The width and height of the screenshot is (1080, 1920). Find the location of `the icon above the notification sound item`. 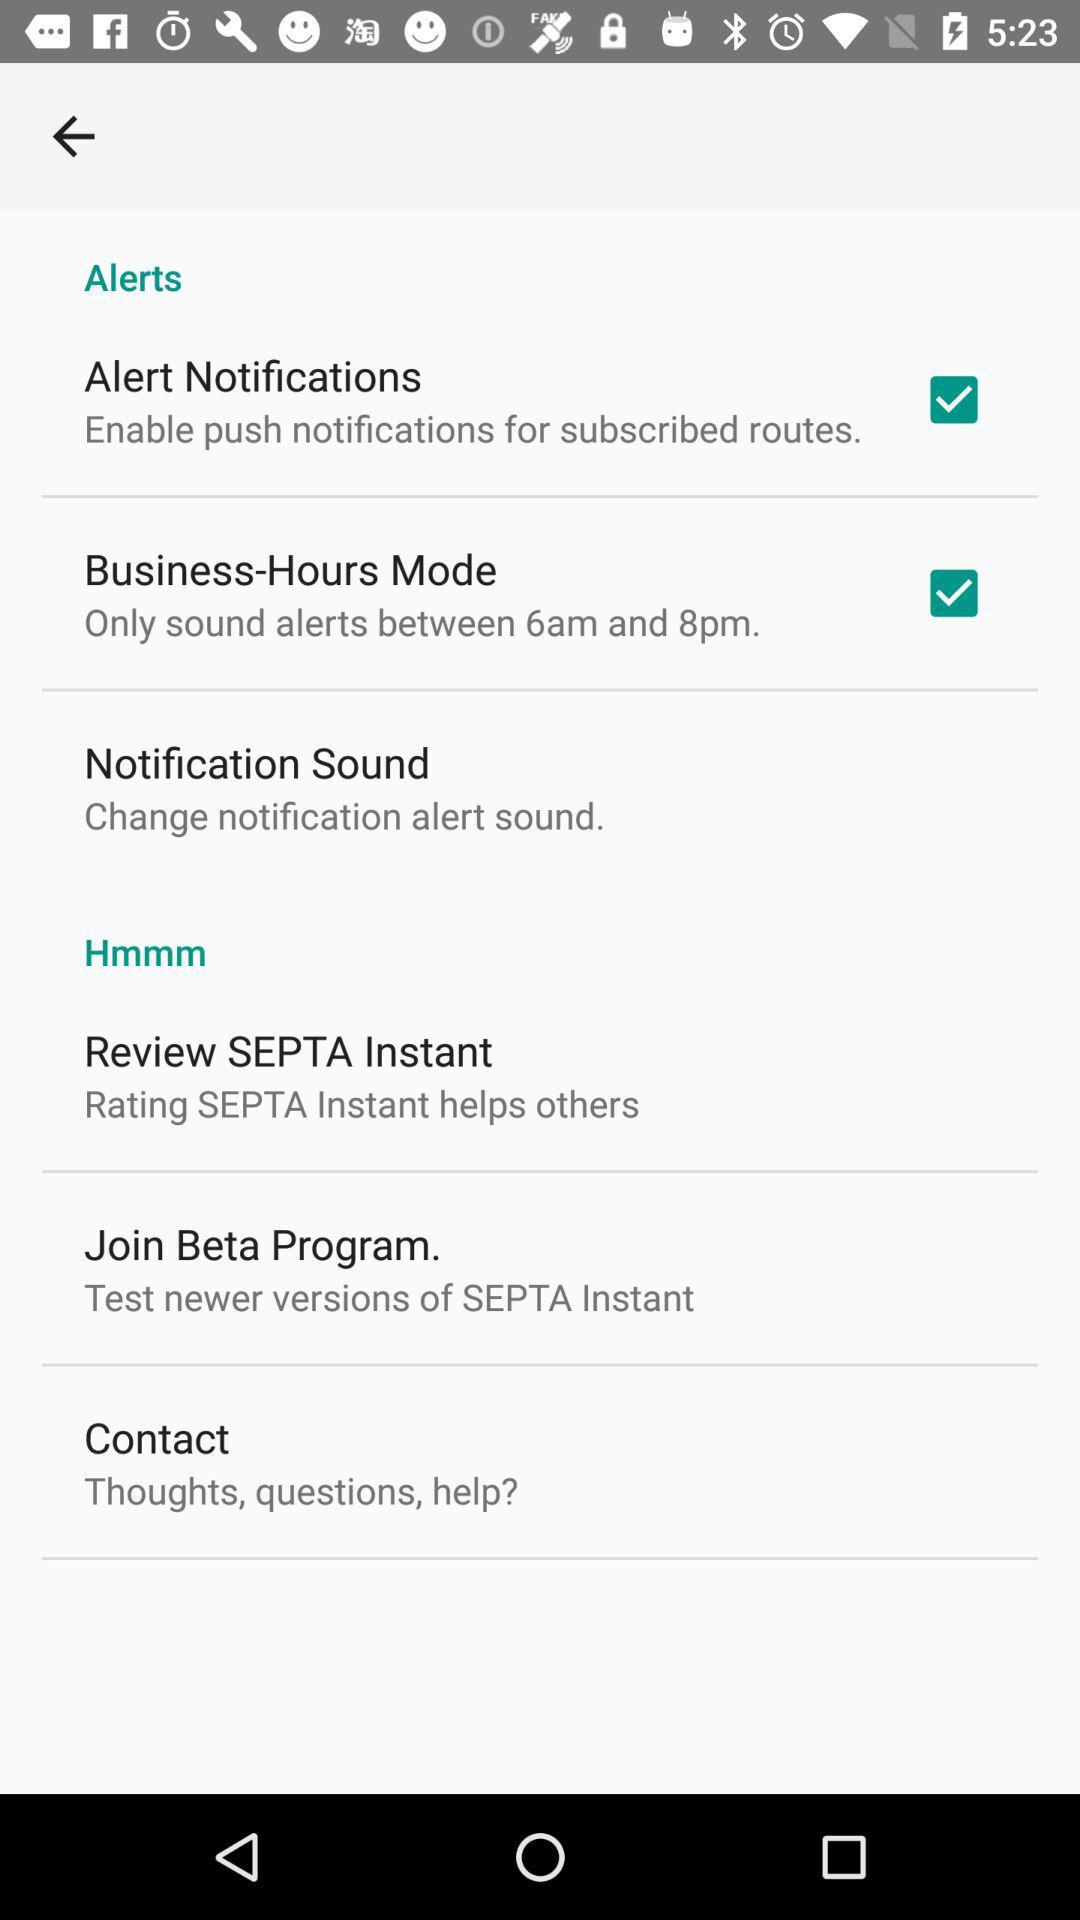

the icon above the notification sound item is located at coordinates (421, 620).